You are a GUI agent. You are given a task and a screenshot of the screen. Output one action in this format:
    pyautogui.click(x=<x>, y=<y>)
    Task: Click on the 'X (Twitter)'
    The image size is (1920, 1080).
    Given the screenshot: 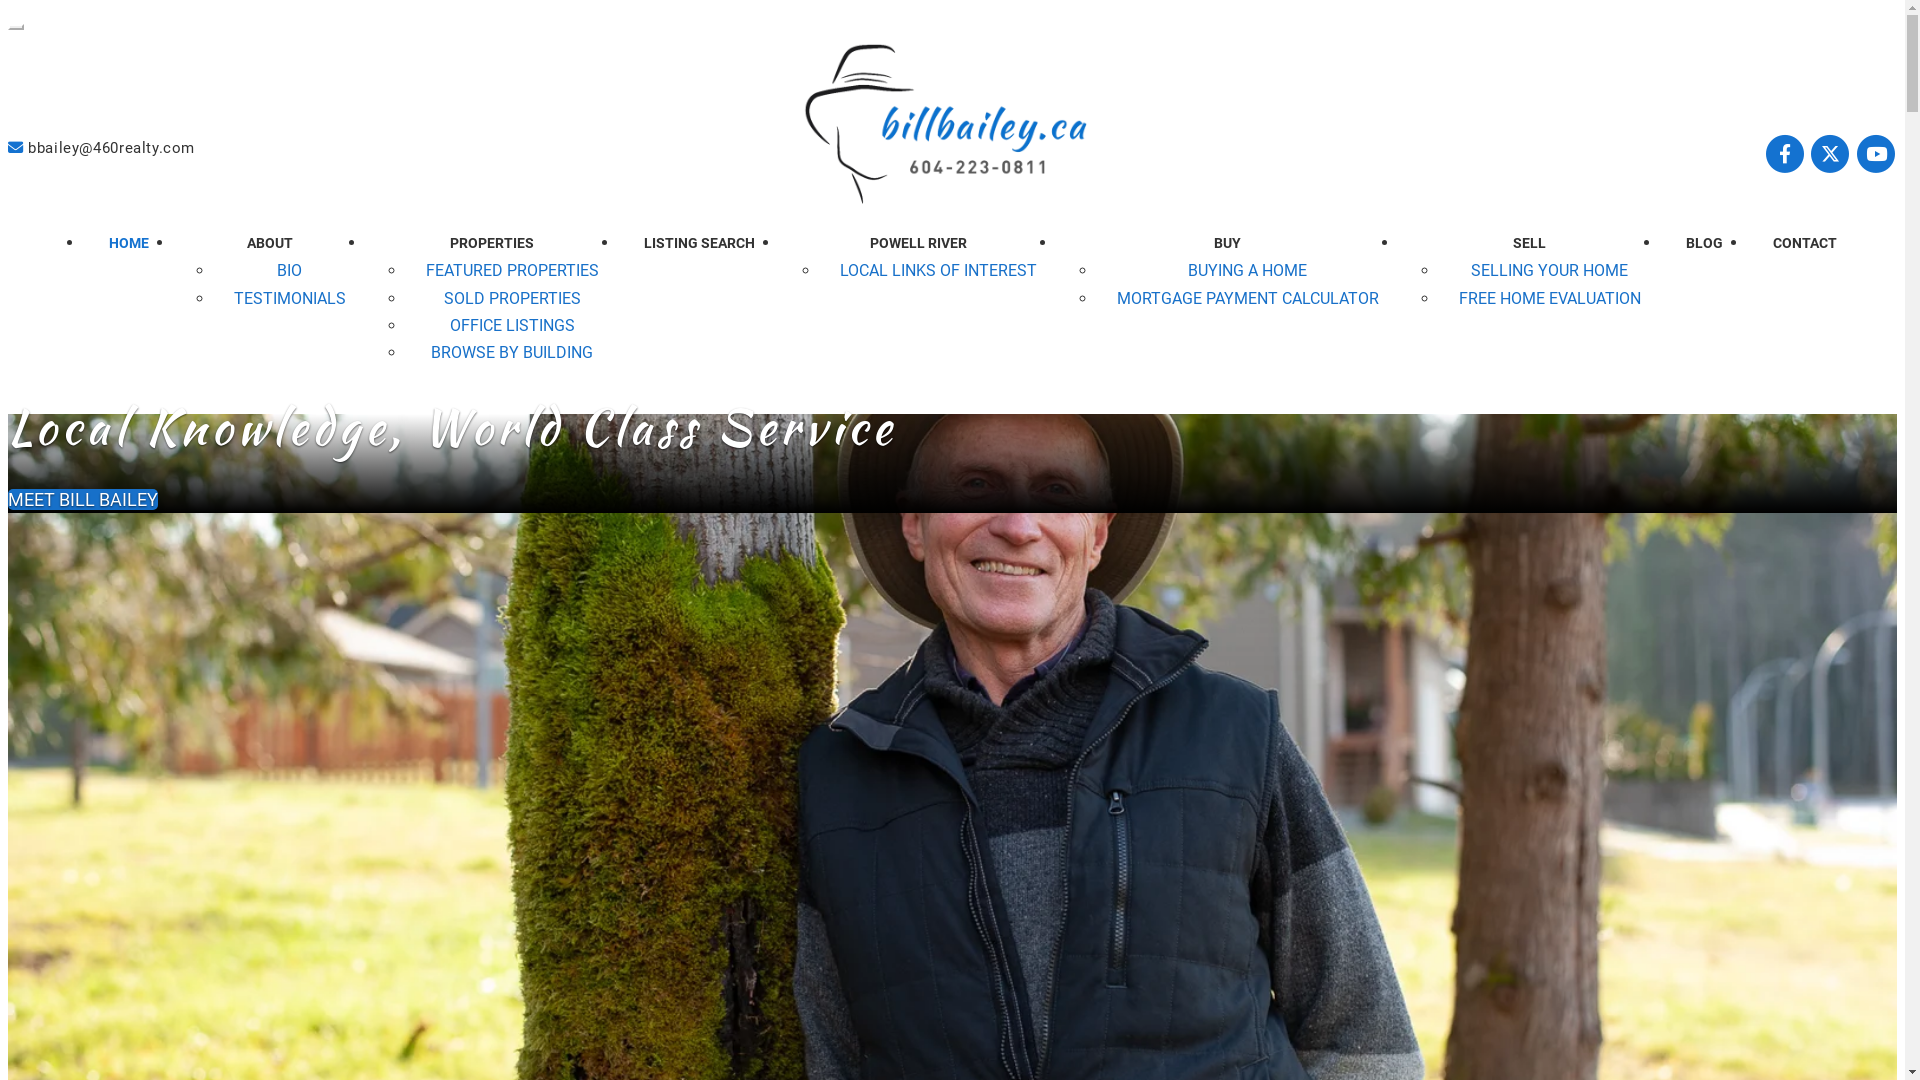 What is the action you would take?
    pyautogui.click(x=1832, y=153)
    